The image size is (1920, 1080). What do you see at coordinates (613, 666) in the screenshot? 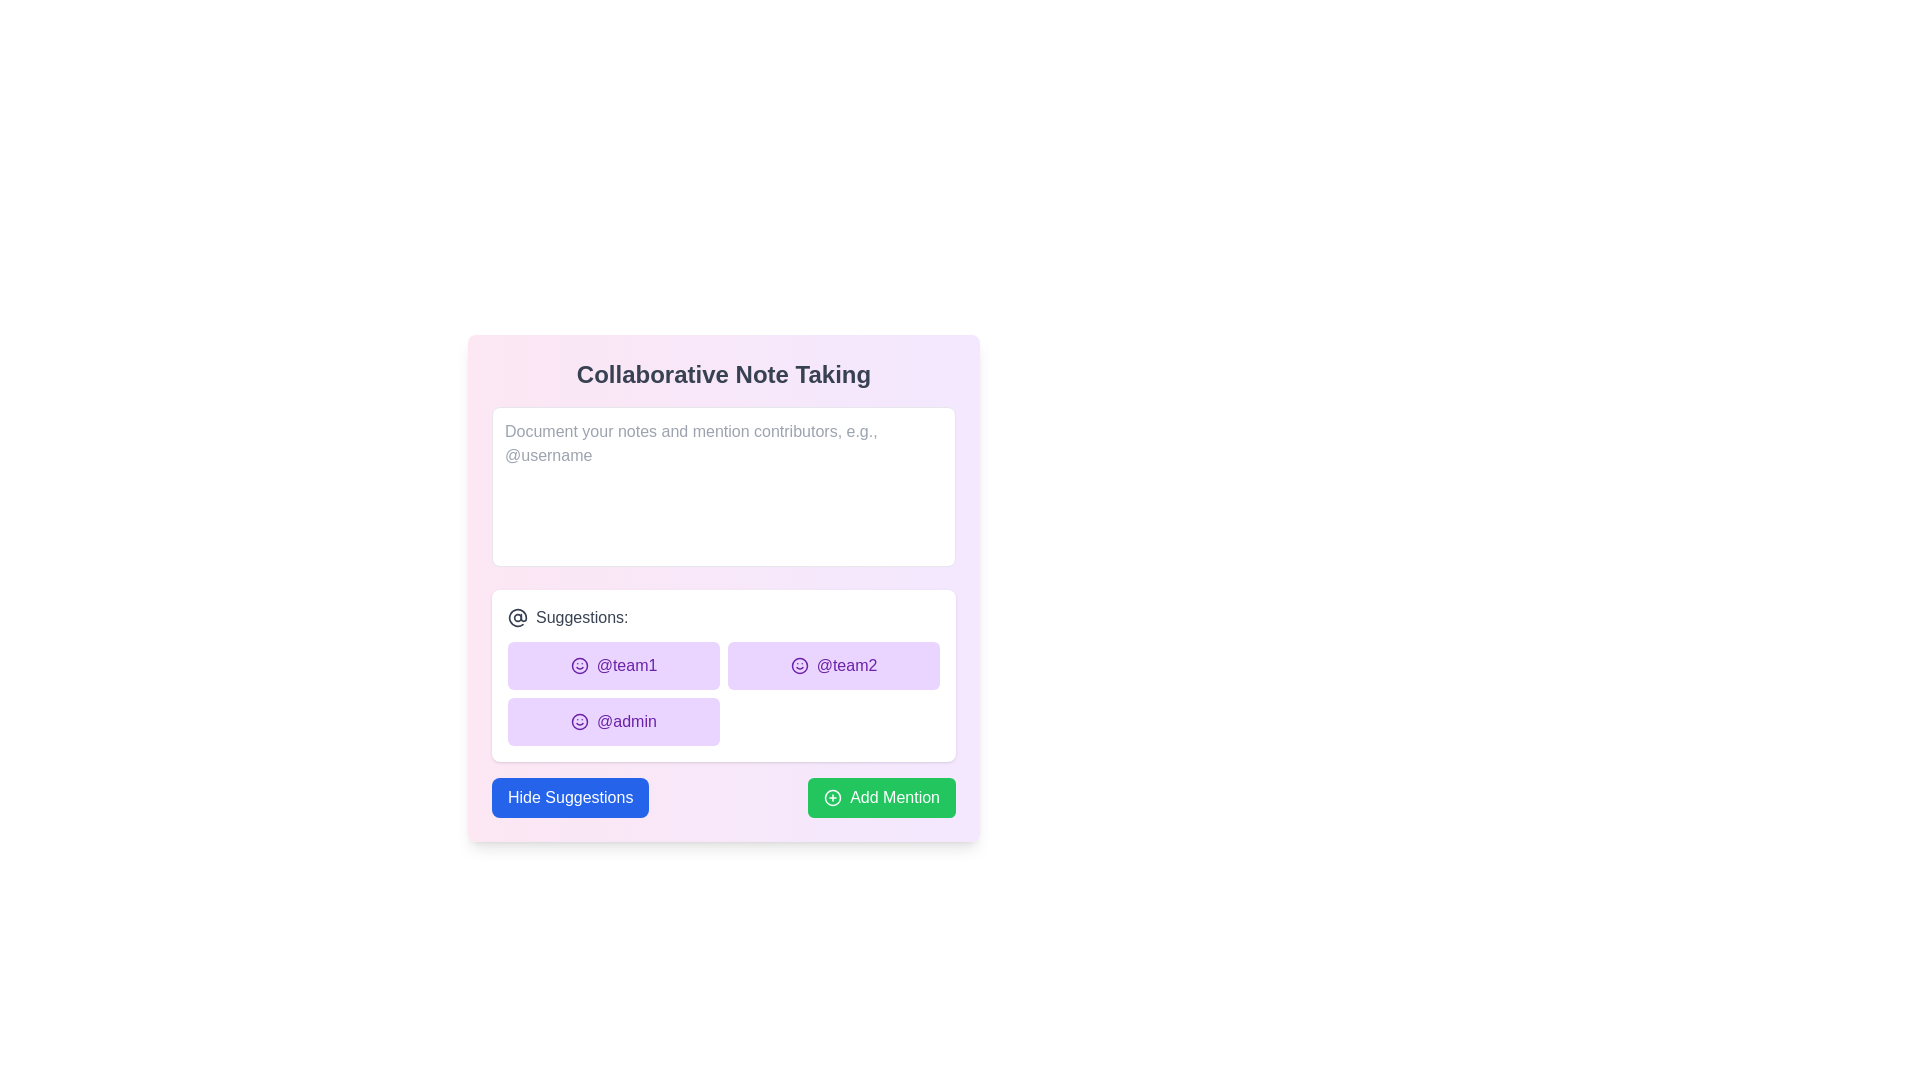
I see `the rectangular button labeled '@team1' with a purple text on a light purple background` at bounding box center [613, 666].